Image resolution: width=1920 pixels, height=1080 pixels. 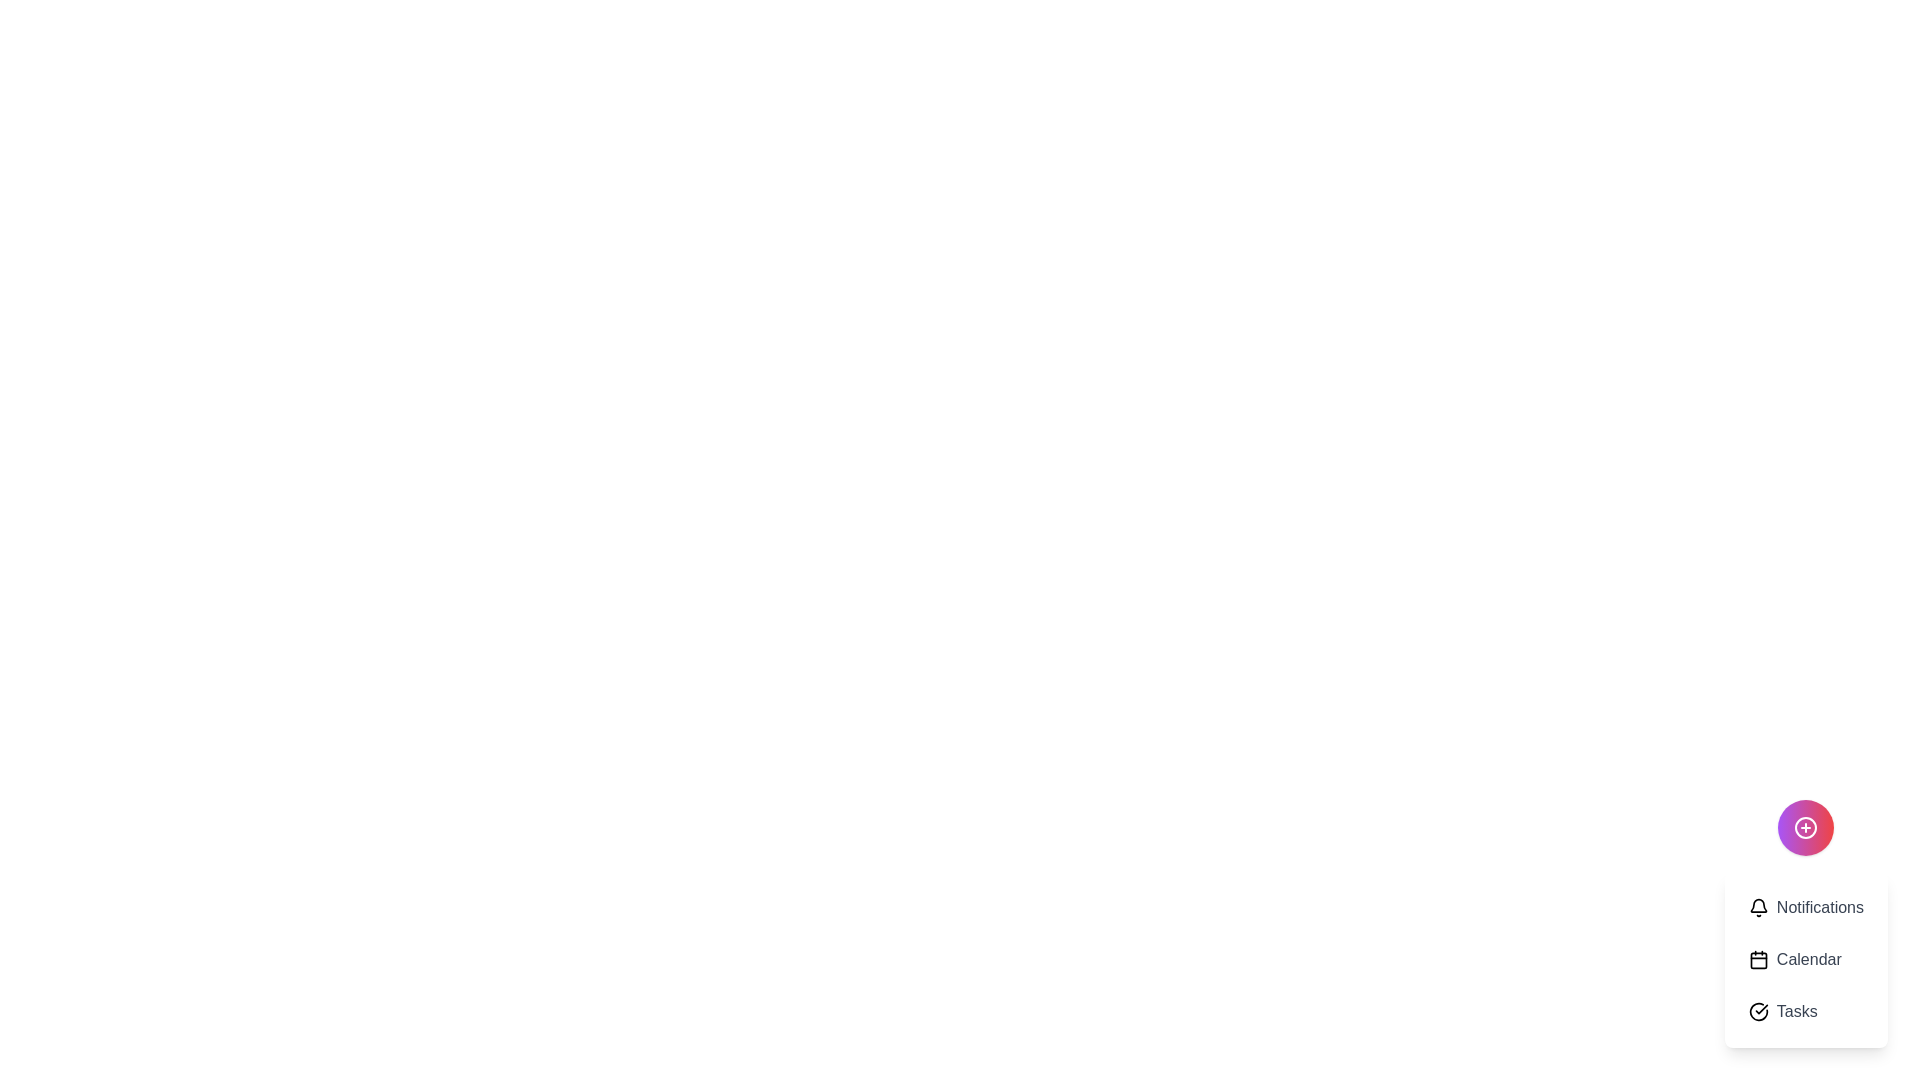 What do you see at coordinates (1805, 1011) in the screenshot?
I see `the 'Tasks' menu item to select it` at bounding box center [1805, 1011].